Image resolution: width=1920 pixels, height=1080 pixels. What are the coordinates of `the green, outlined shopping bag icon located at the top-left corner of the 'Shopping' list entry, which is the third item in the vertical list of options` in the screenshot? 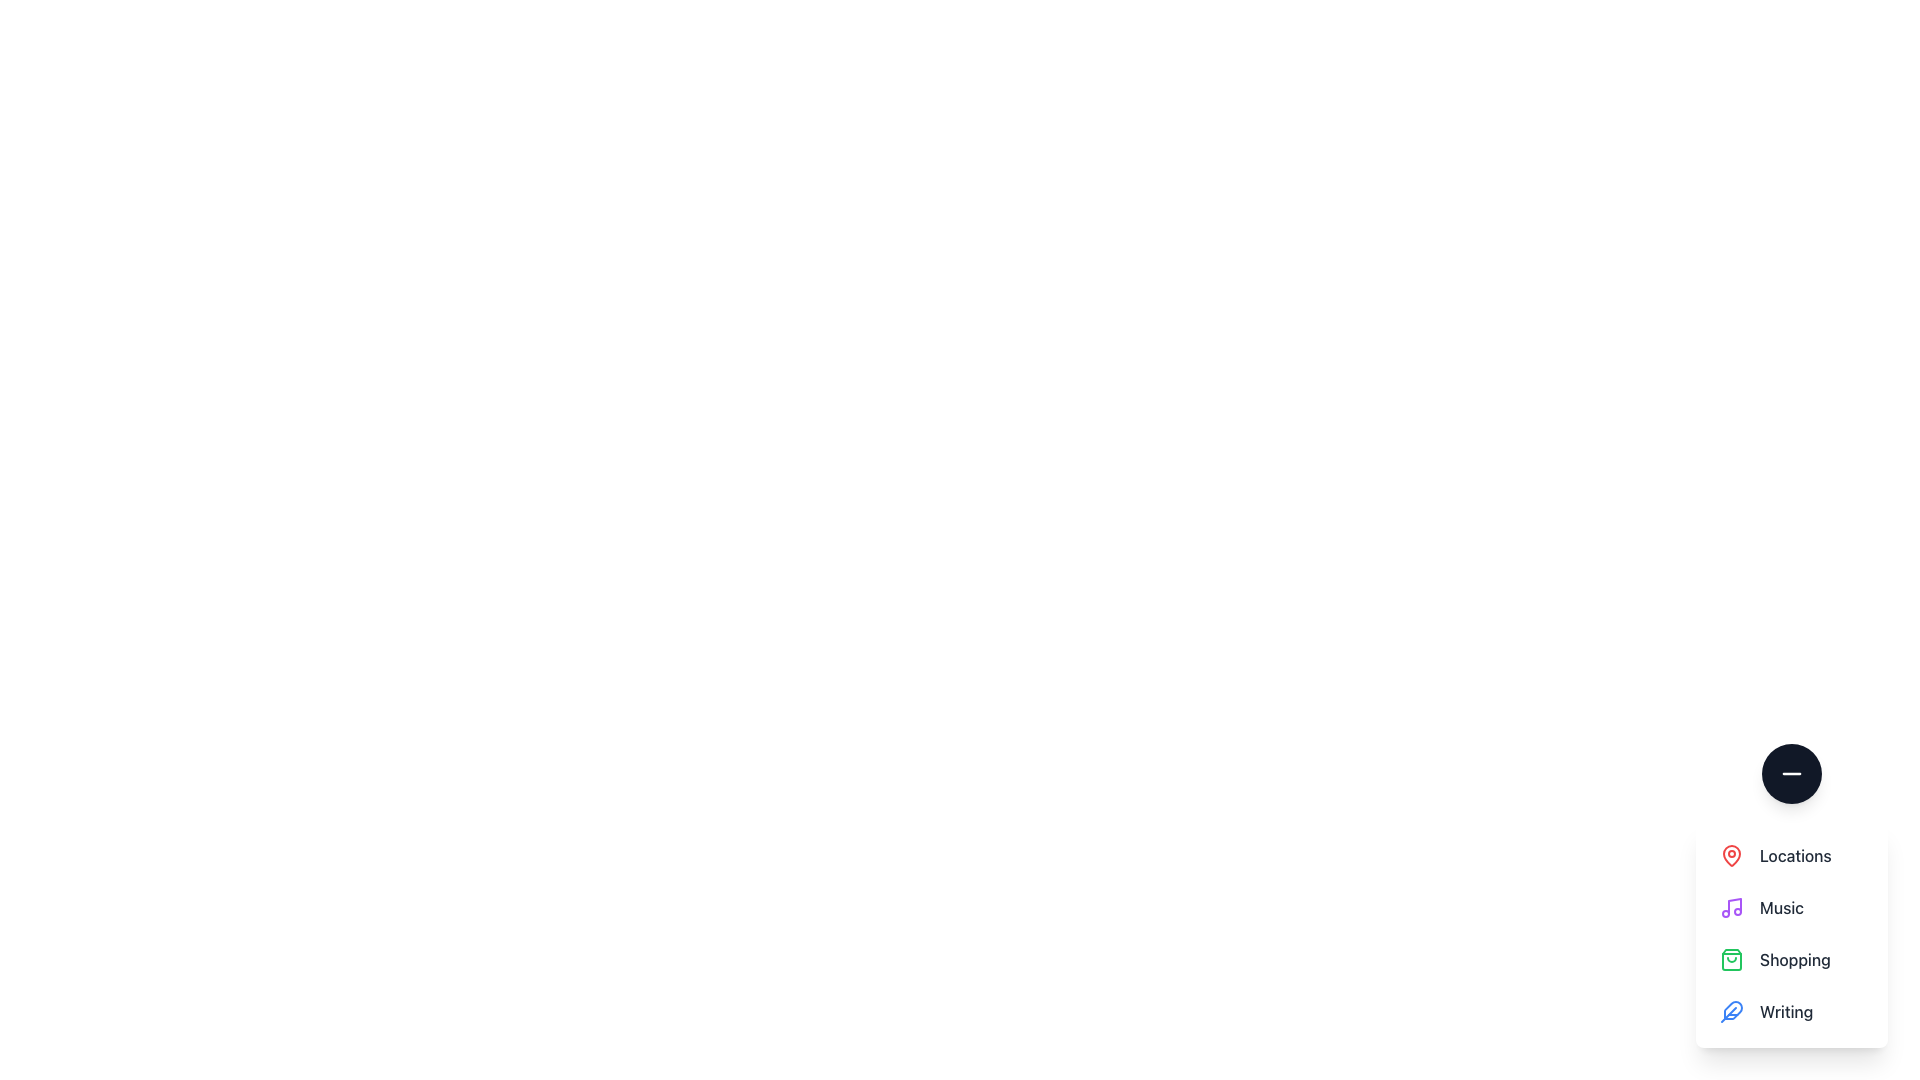 It's located at (1731, 959).